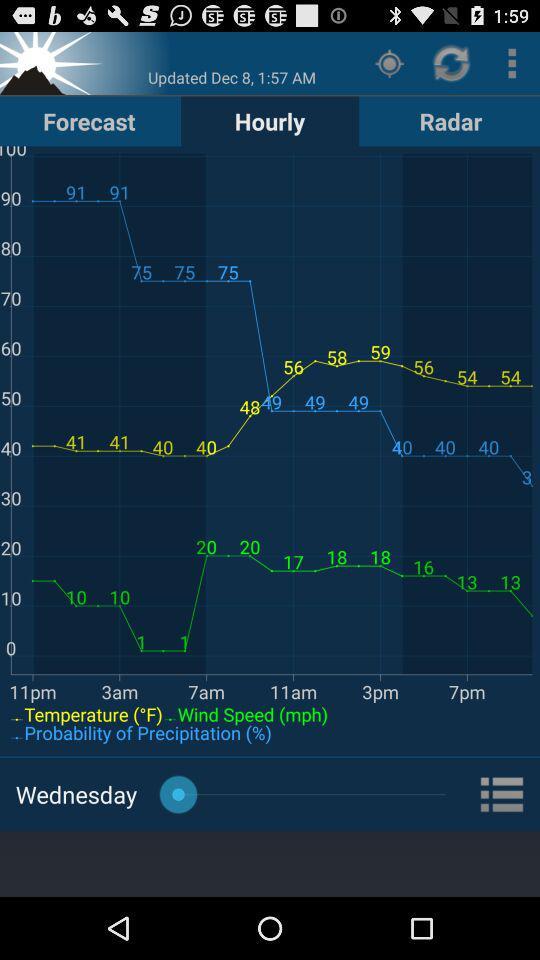  I want to click on the list icon, so click(502, 849).